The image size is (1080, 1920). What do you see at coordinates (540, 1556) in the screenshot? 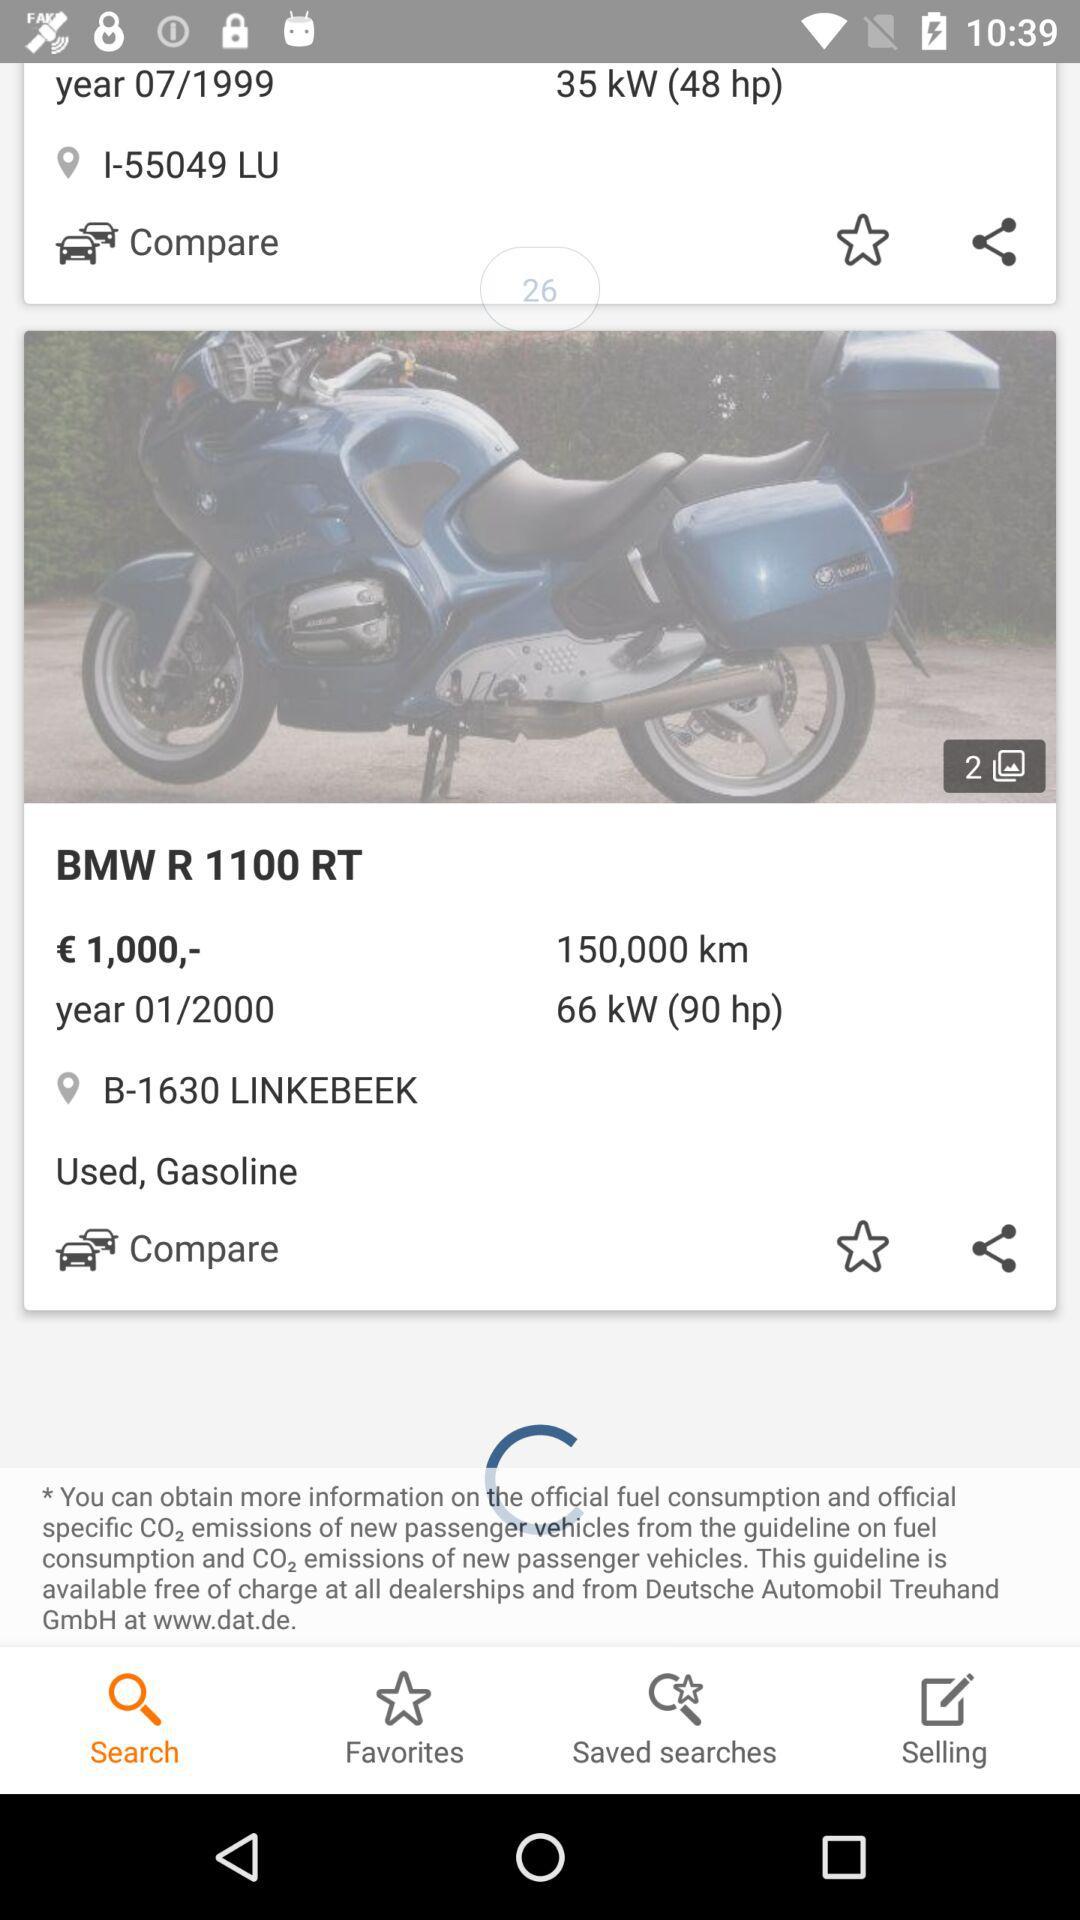
I see `you can obtain icon` at bounding box center [540, 1556].